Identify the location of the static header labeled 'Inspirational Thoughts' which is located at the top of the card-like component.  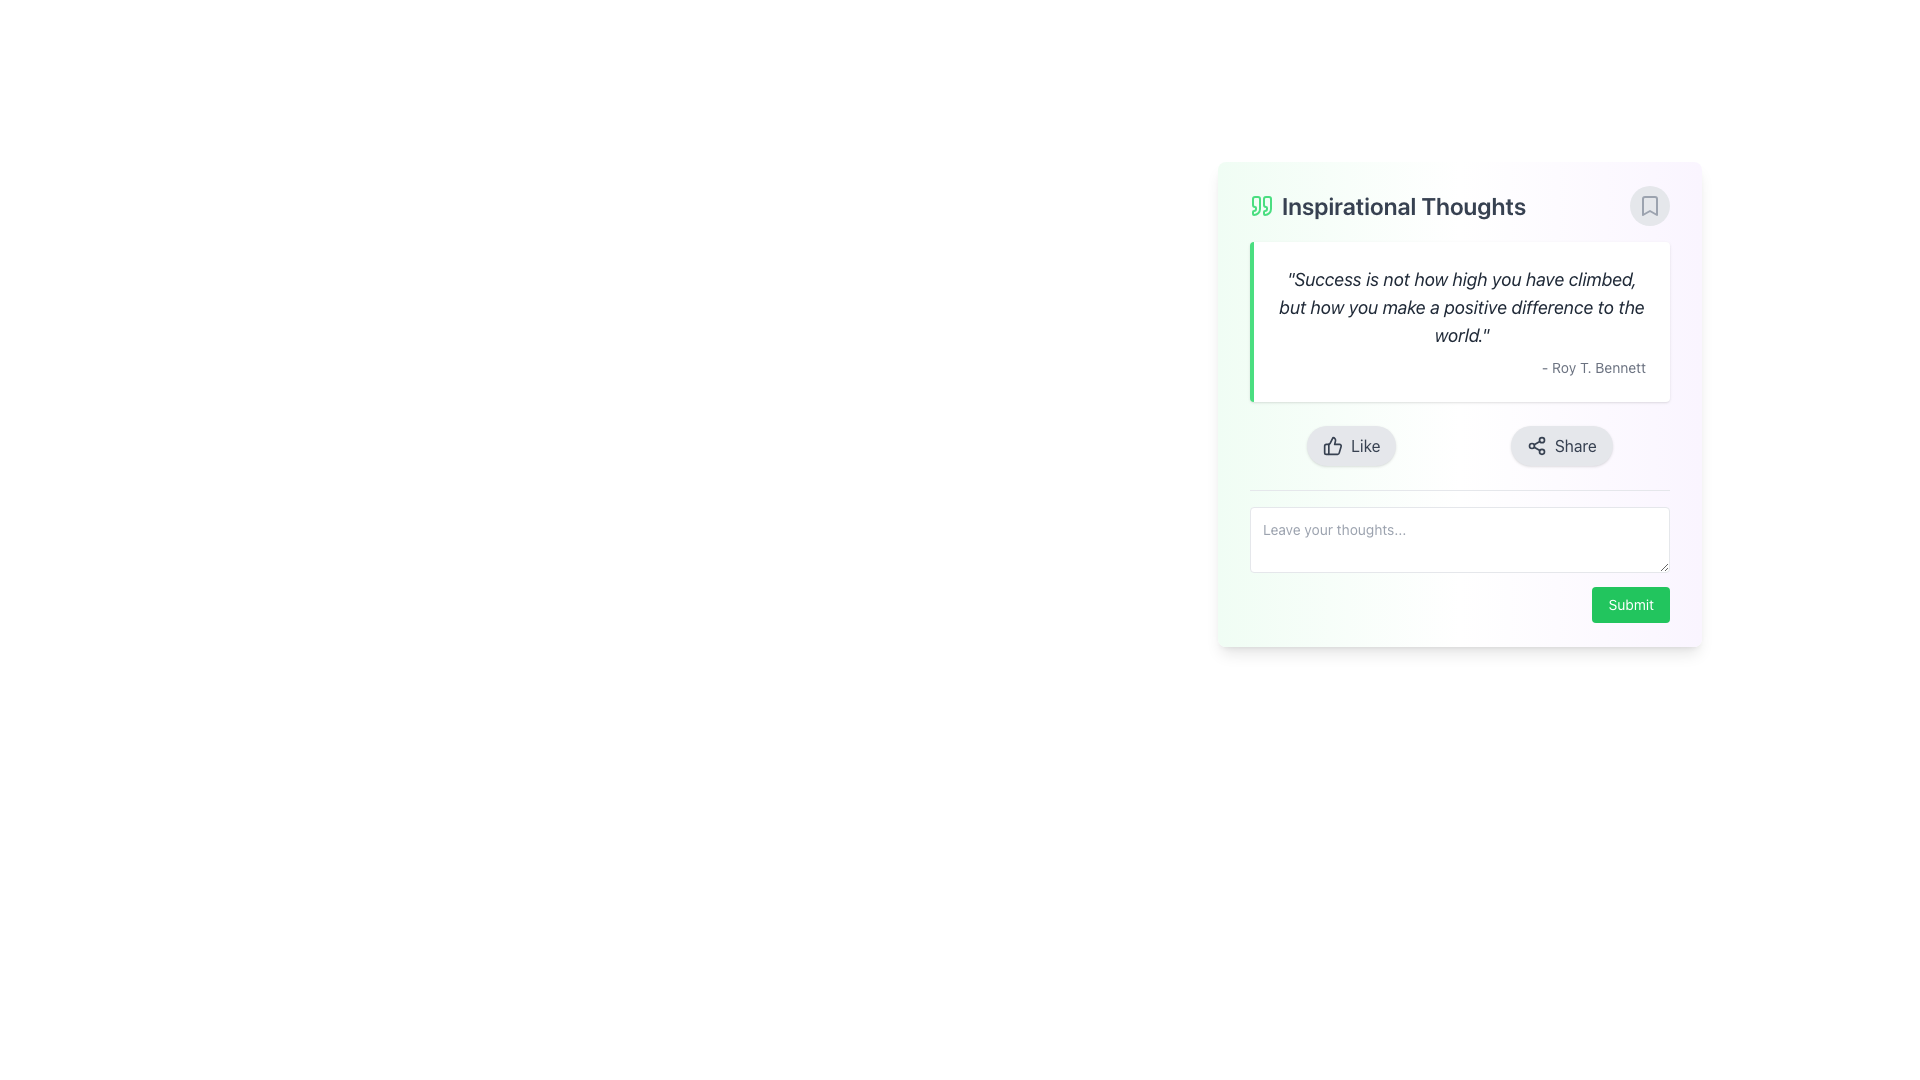
(1459, 205).